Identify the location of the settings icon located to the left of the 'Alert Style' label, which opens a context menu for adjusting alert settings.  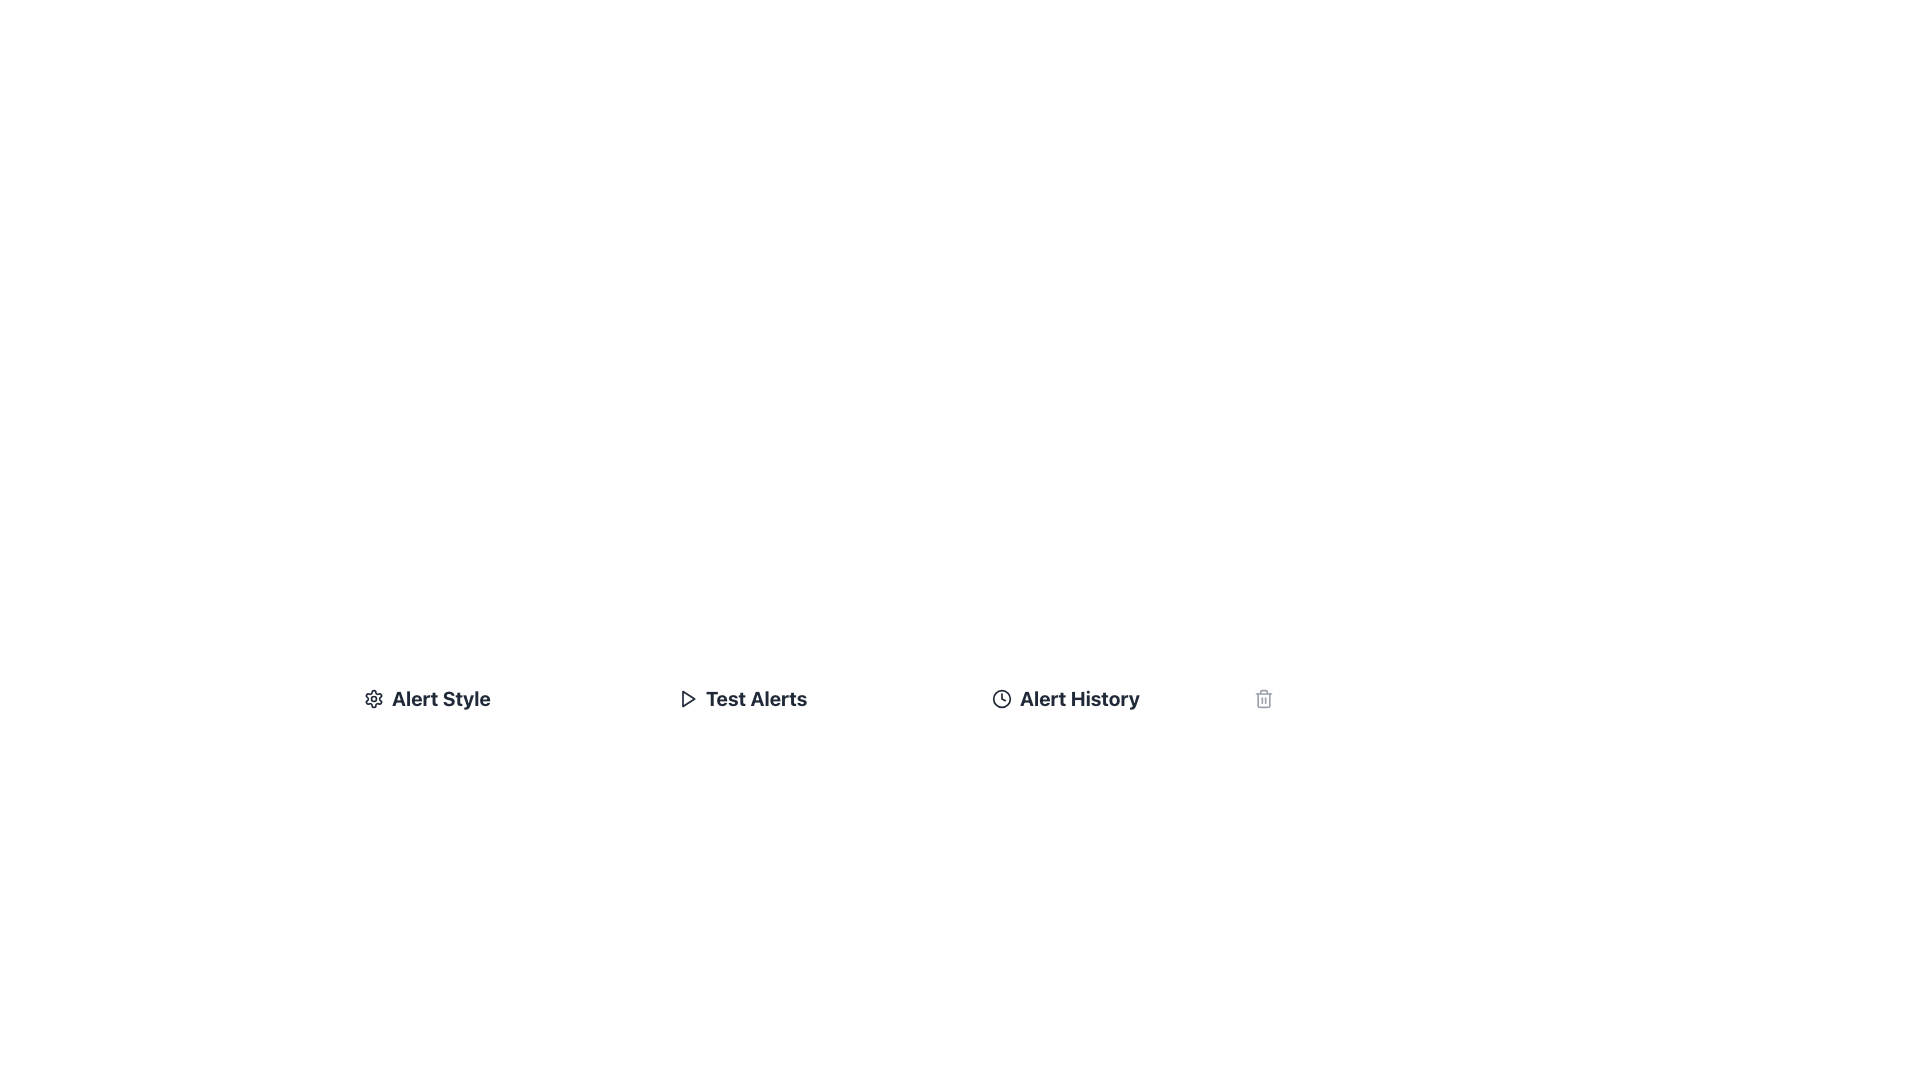
(374, 697).